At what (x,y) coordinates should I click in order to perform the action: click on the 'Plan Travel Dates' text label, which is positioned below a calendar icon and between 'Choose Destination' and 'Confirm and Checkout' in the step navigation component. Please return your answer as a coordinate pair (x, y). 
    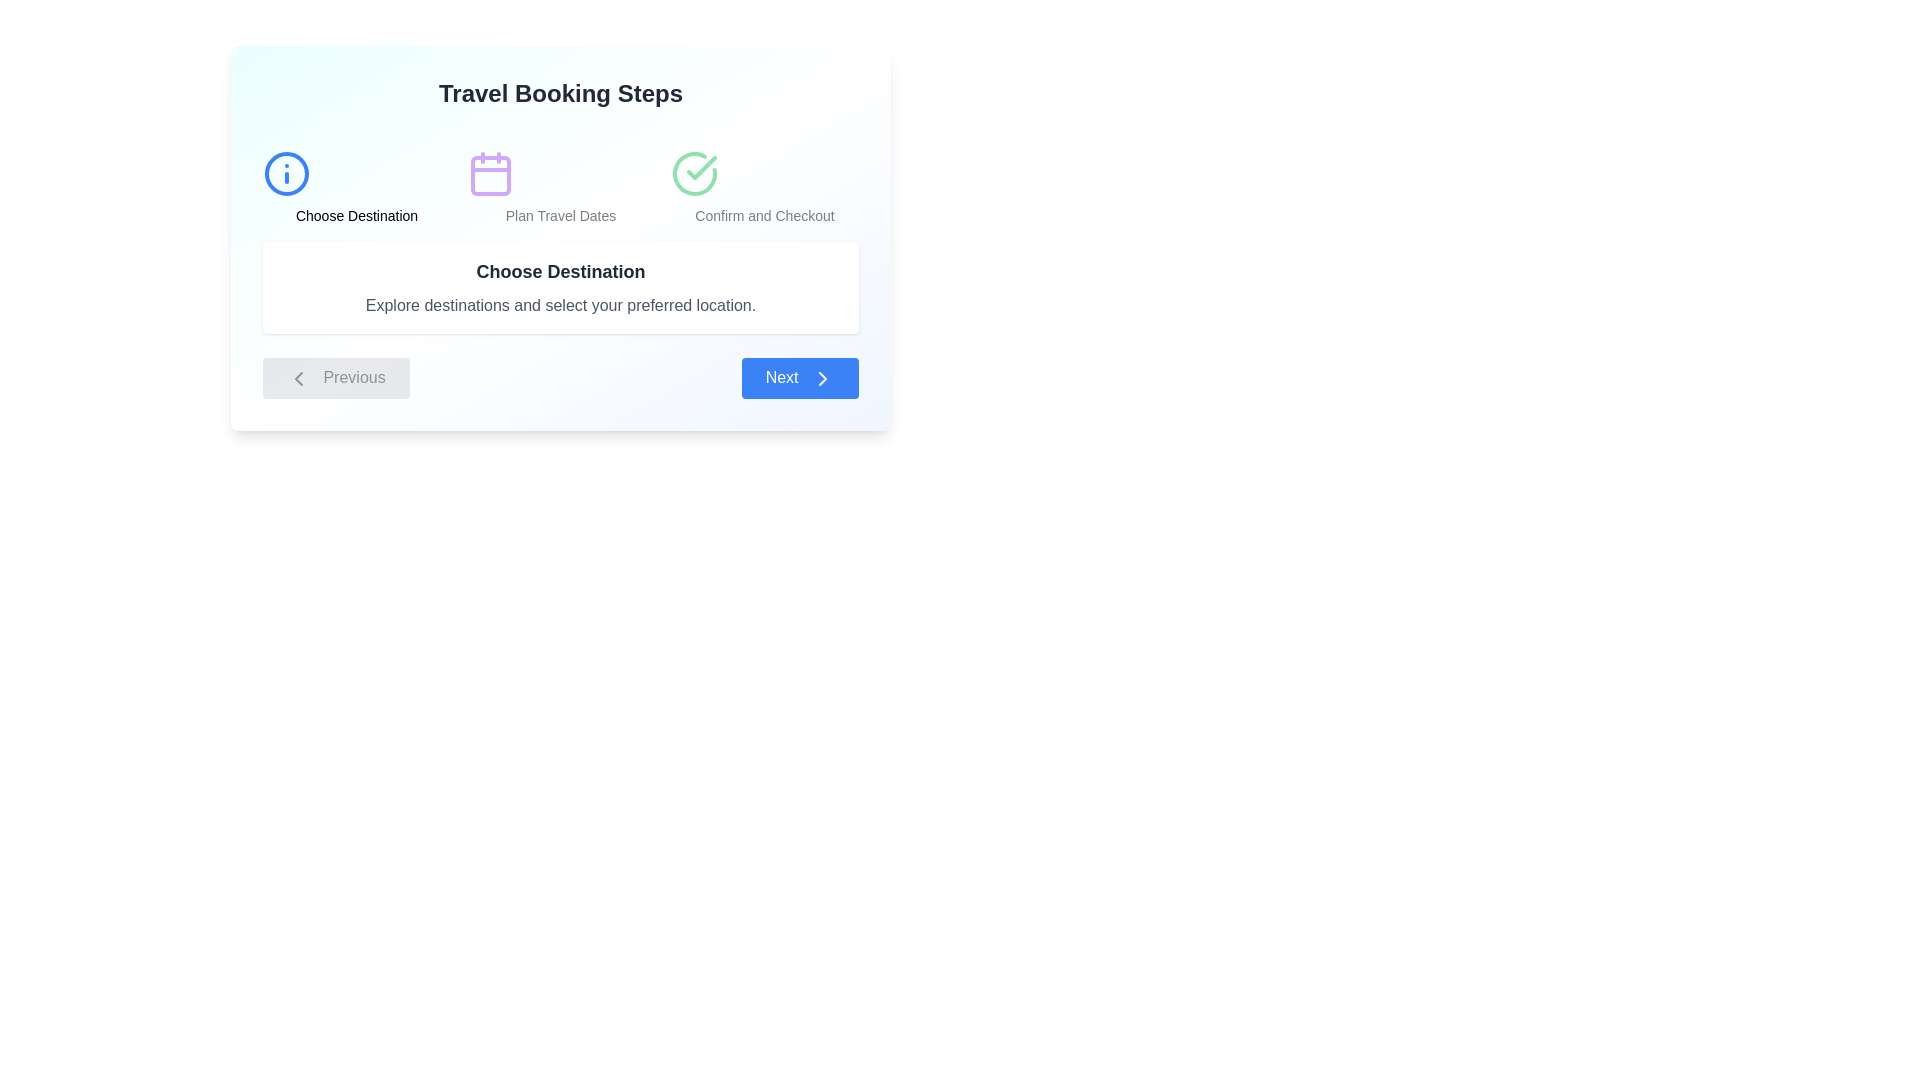
    Looking at the image, I should click on (560, 216).